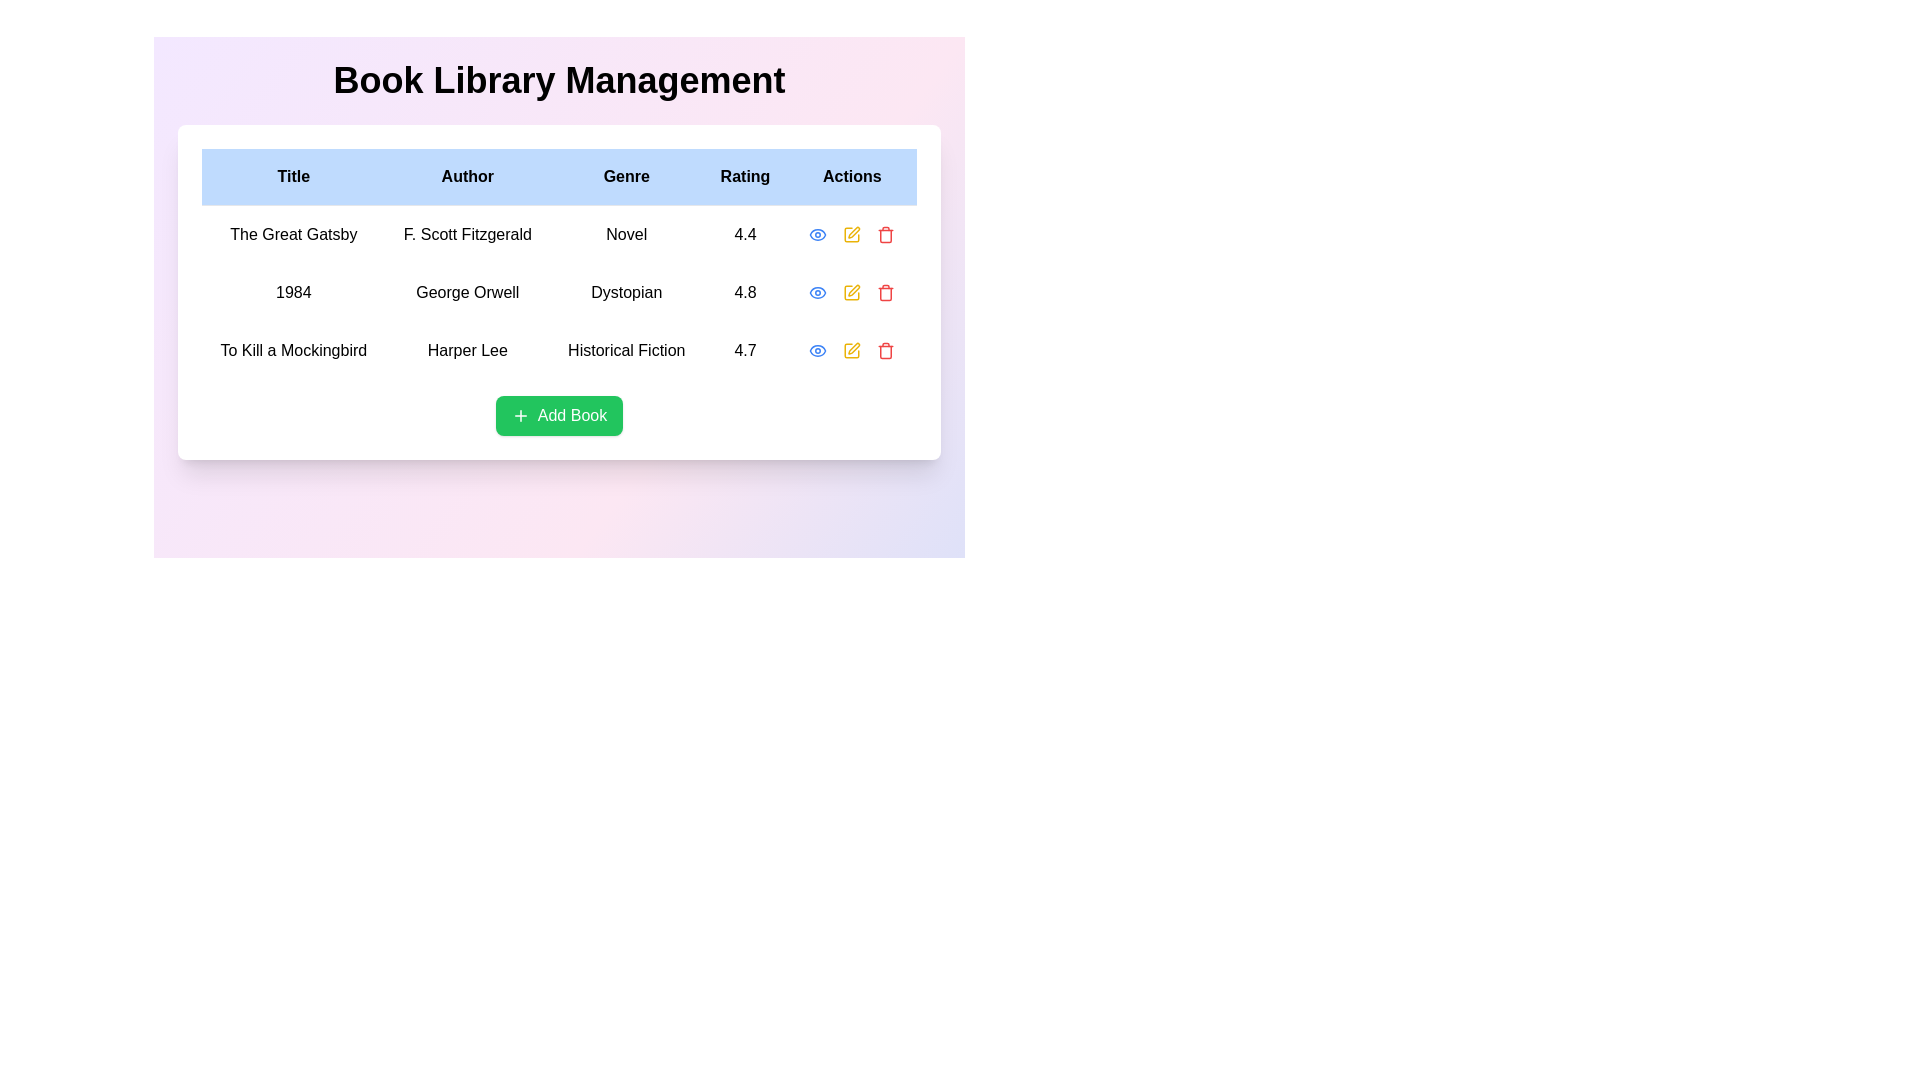 This screenshot has height=1080, width=1920. What do you see at coordinates (466, 176) in the screenshot?
I see `the table header cell labeled 'Author', which is the second column header in the table with a light blue background and bold black text` at bounding box center [466, 176].